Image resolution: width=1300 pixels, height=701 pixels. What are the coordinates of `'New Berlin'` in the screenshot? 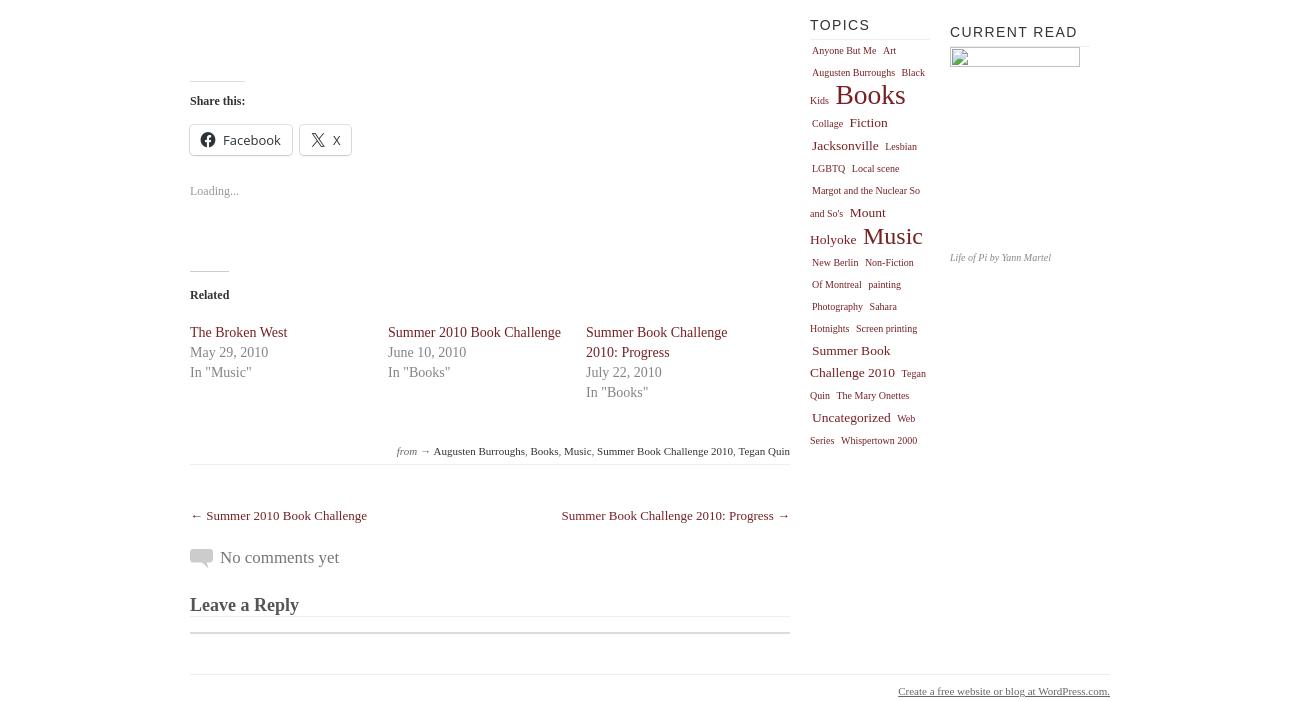 It's located at (834, 261).